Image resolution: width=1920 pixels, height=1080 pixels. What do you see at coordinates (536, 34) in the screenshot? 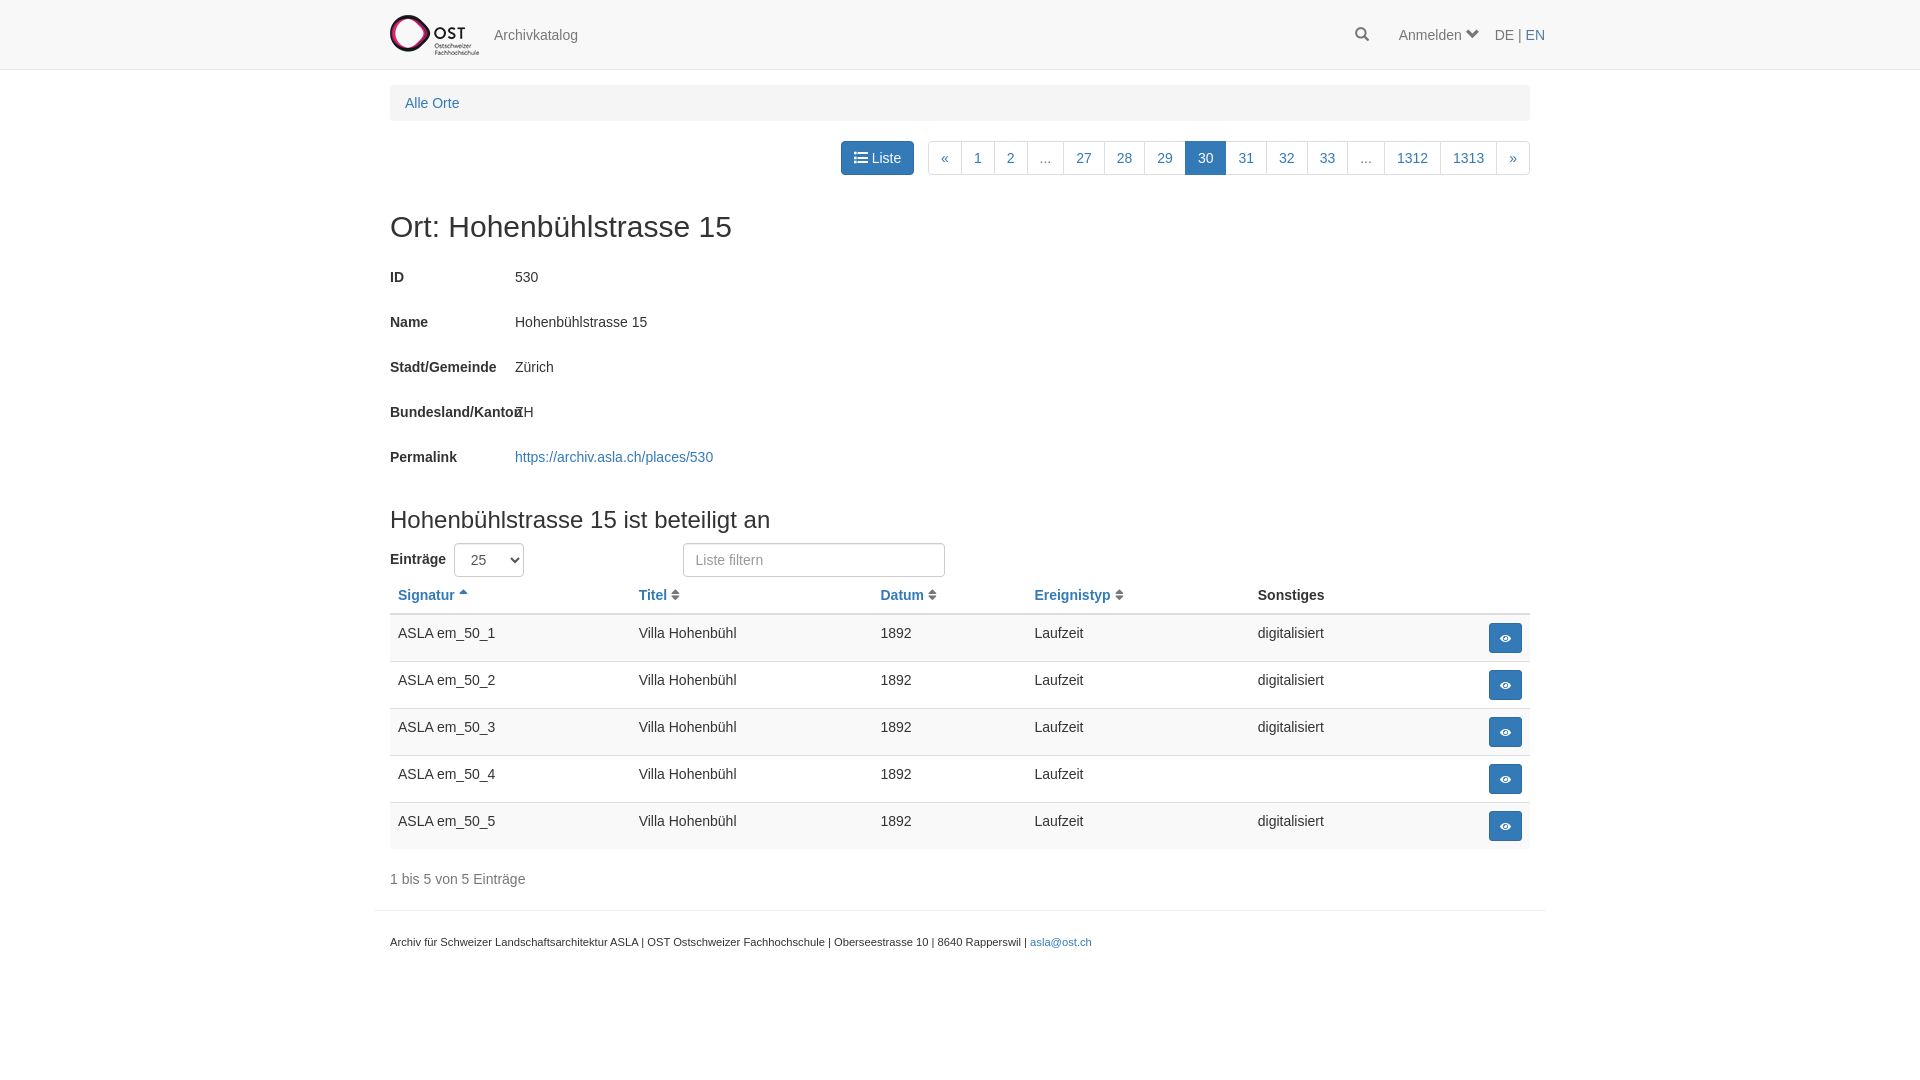
I see `'Archivkatalog'` at bounding box center [536, 34].